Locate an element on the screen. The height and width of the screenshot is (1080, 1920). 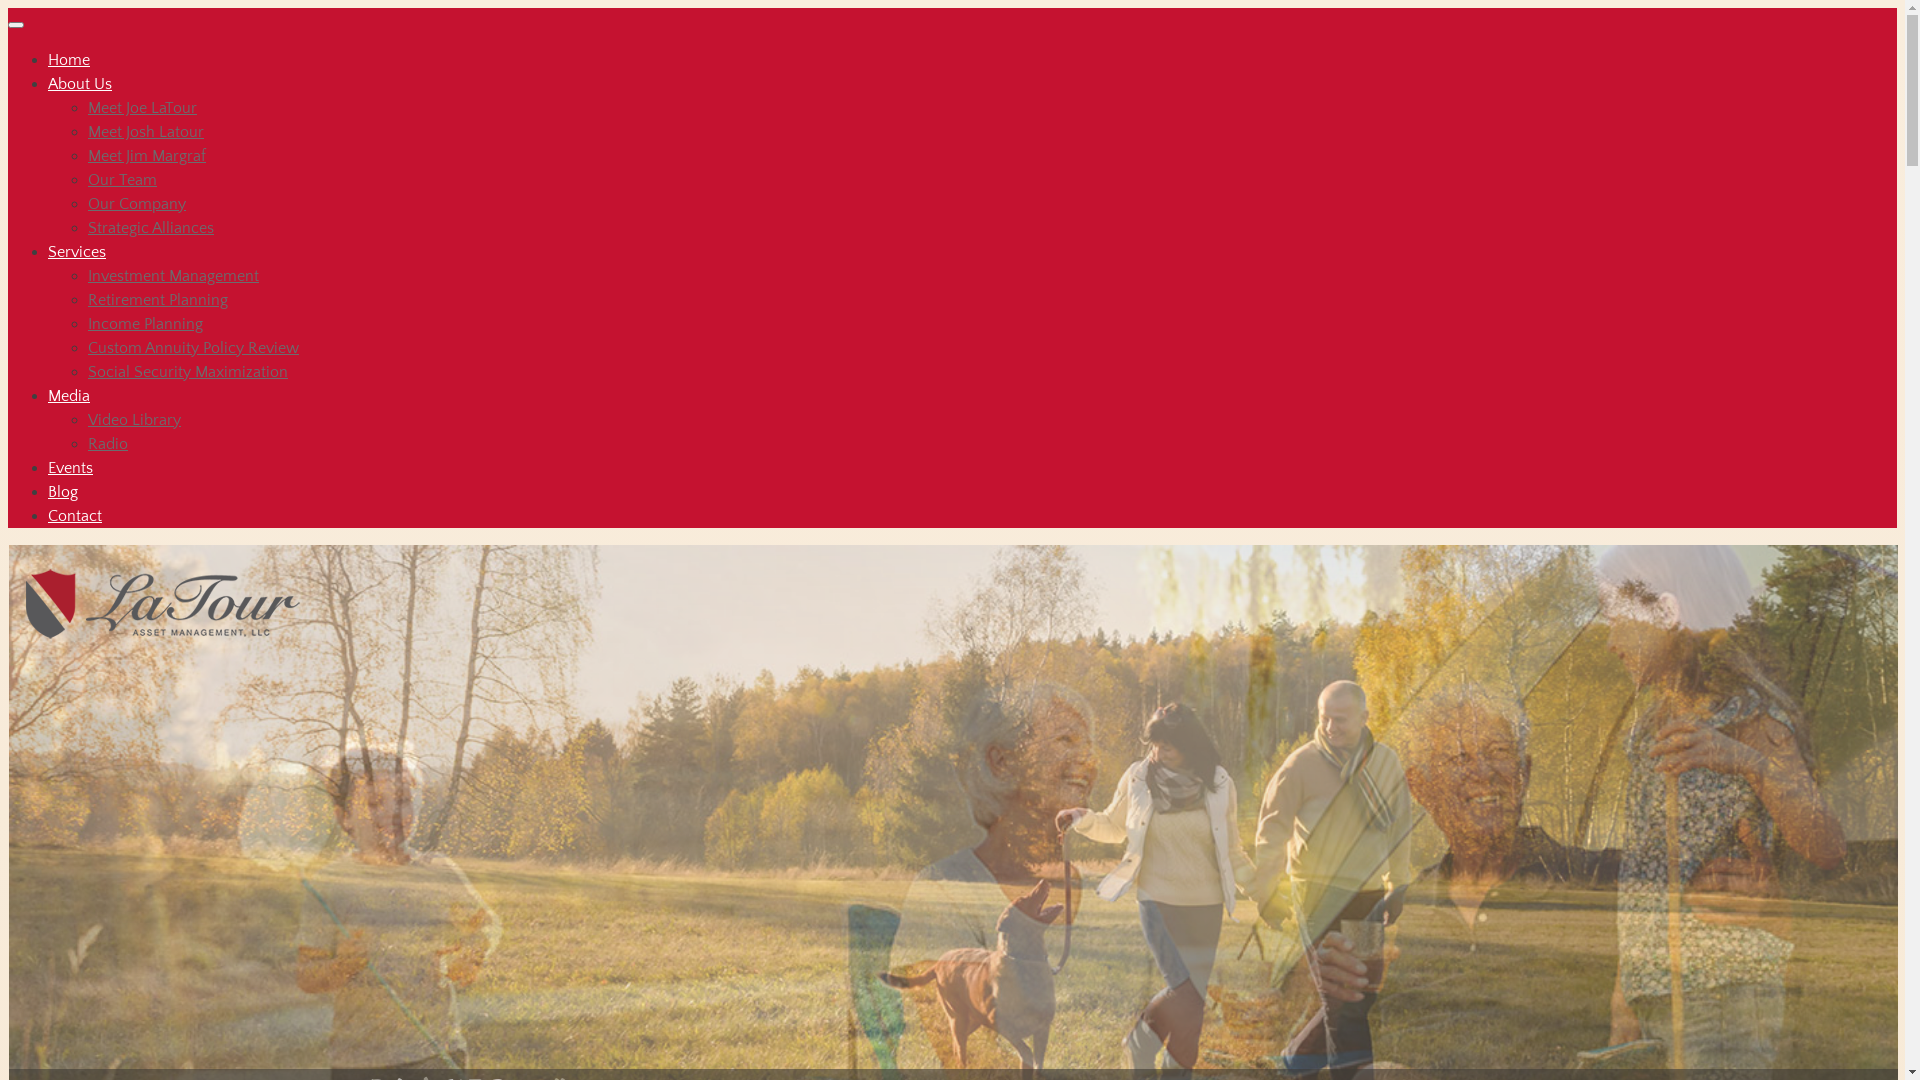
'Meet Josh Latour' is located at coordinates (144, 131).